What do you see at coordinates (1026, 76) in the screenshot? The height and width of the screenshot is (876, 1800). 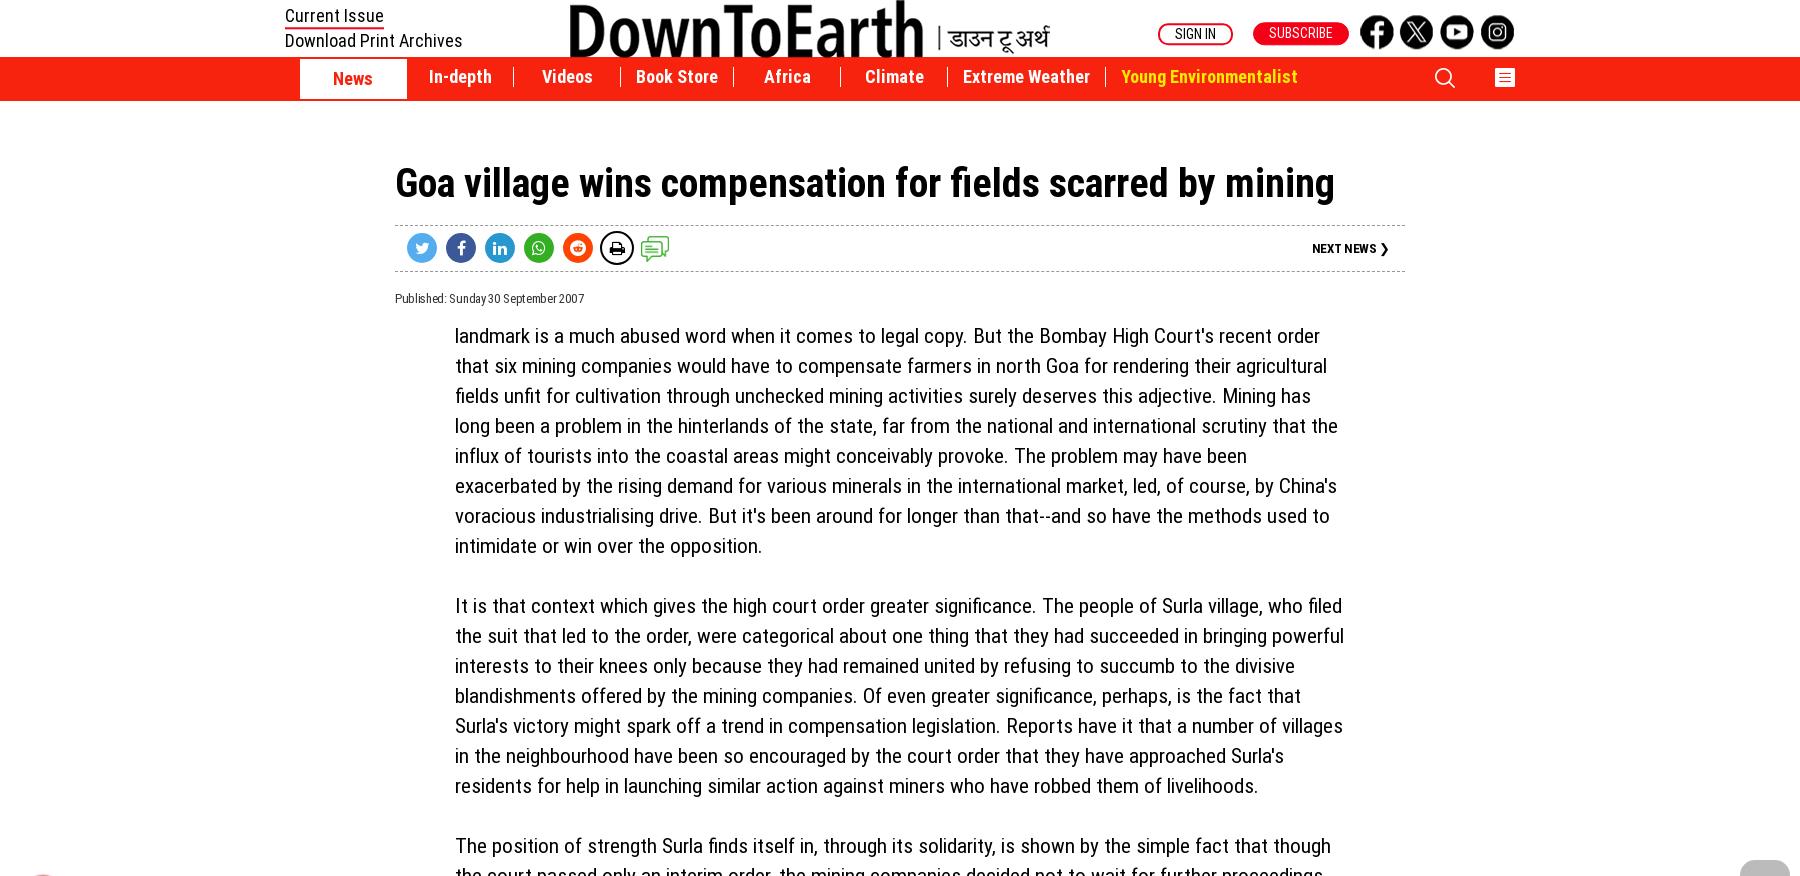 I see `'Extreme Weather'` at bounding box center [1026, 76].